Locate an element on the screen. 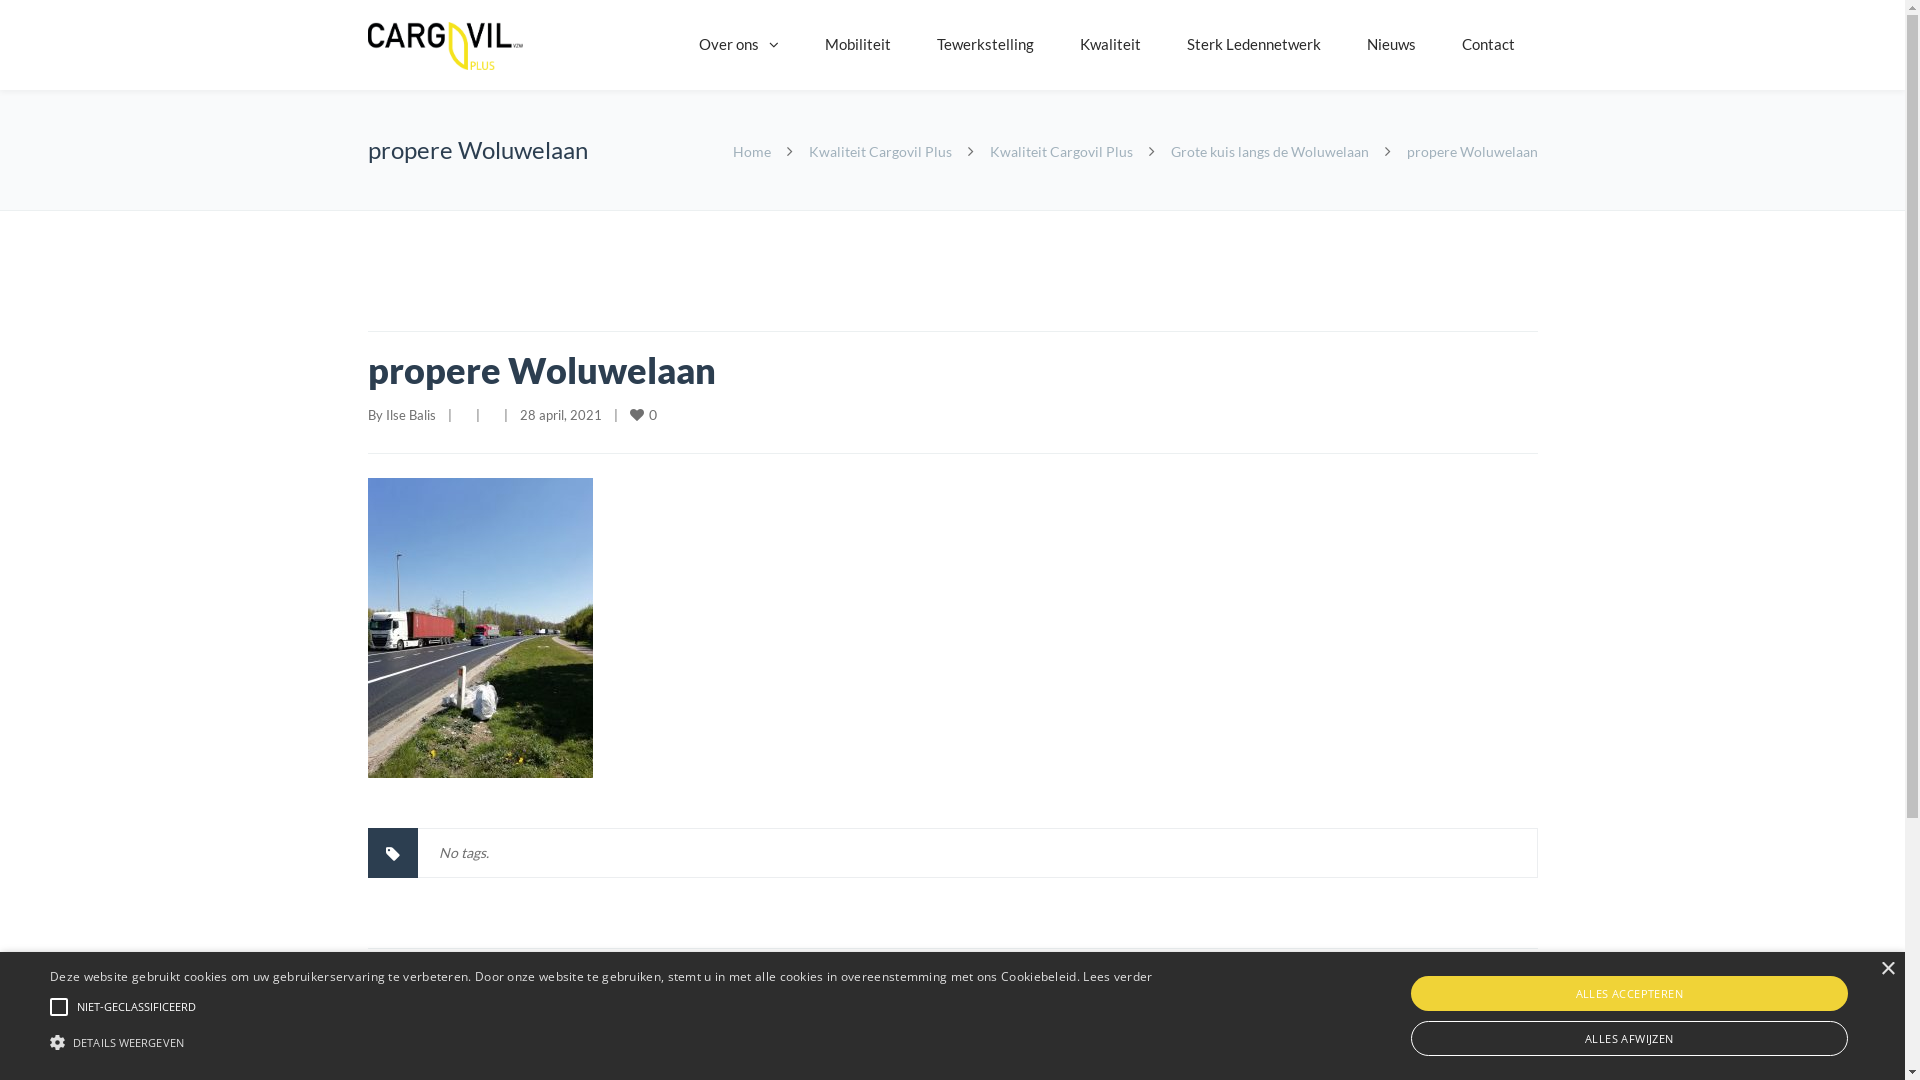  'Lees verder' is located at coordinates (1082, 975).